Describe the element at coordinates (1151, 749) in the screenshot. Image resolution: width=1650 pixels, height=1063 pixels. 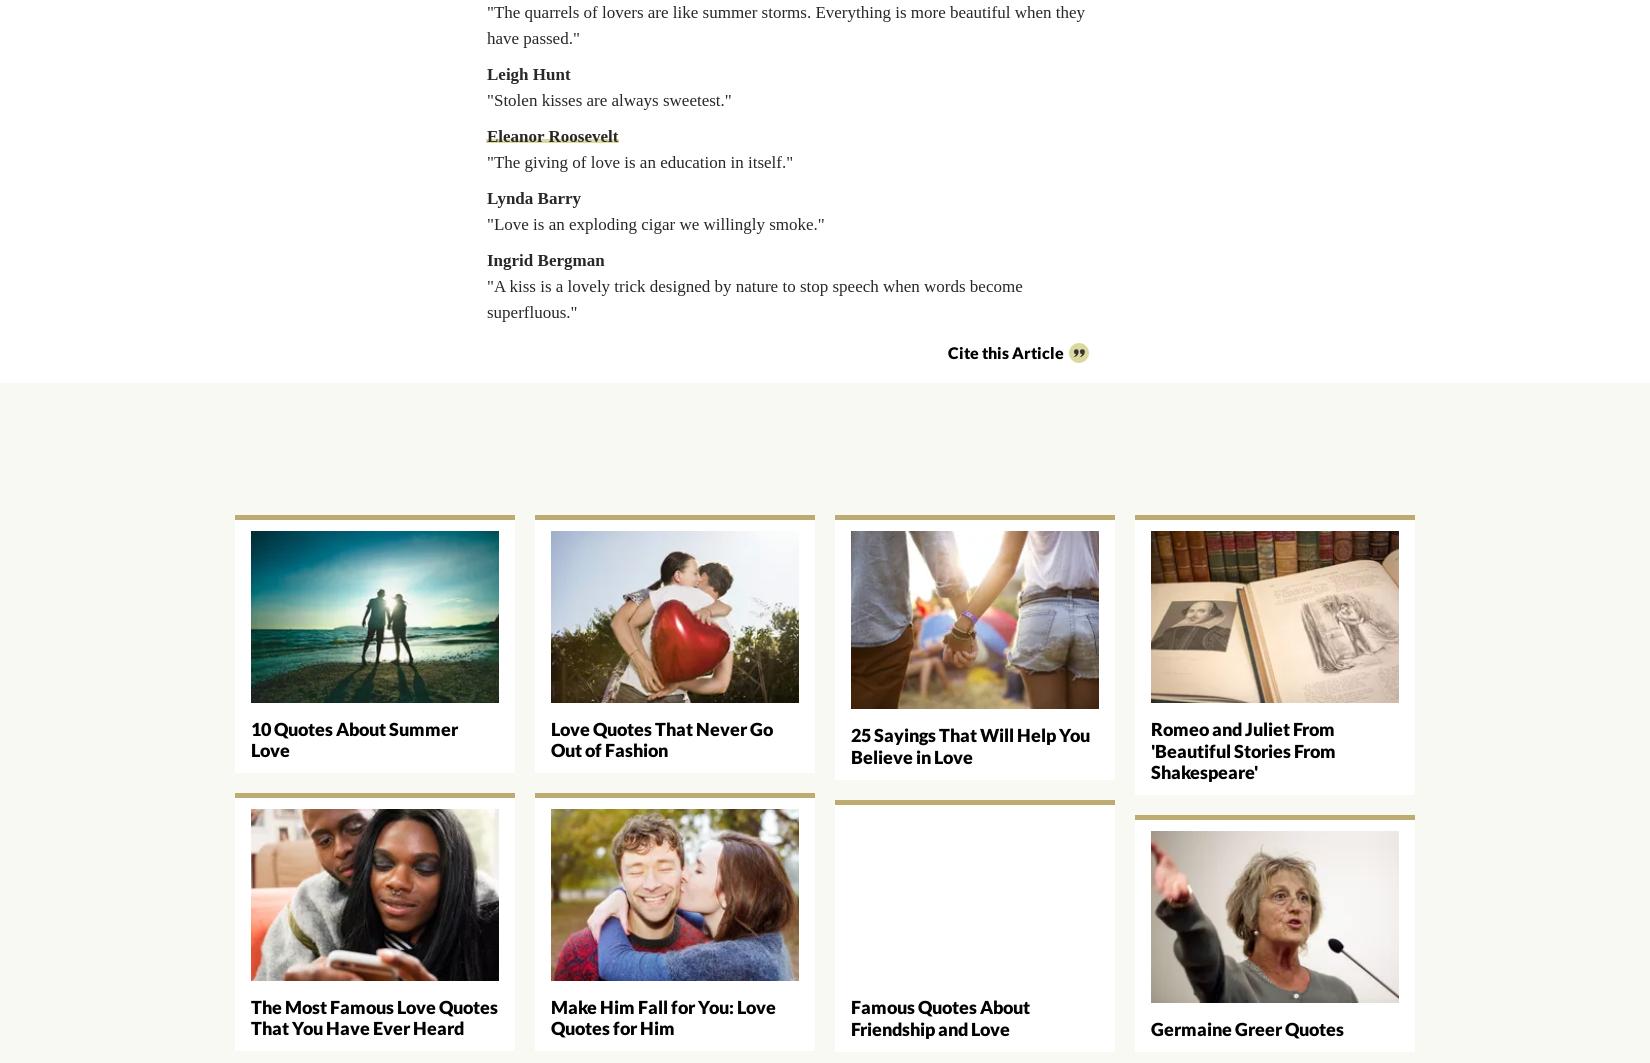
I see `'Romeo and Juliet From 'Beautiful Stories From Shakespeare''` at that location.